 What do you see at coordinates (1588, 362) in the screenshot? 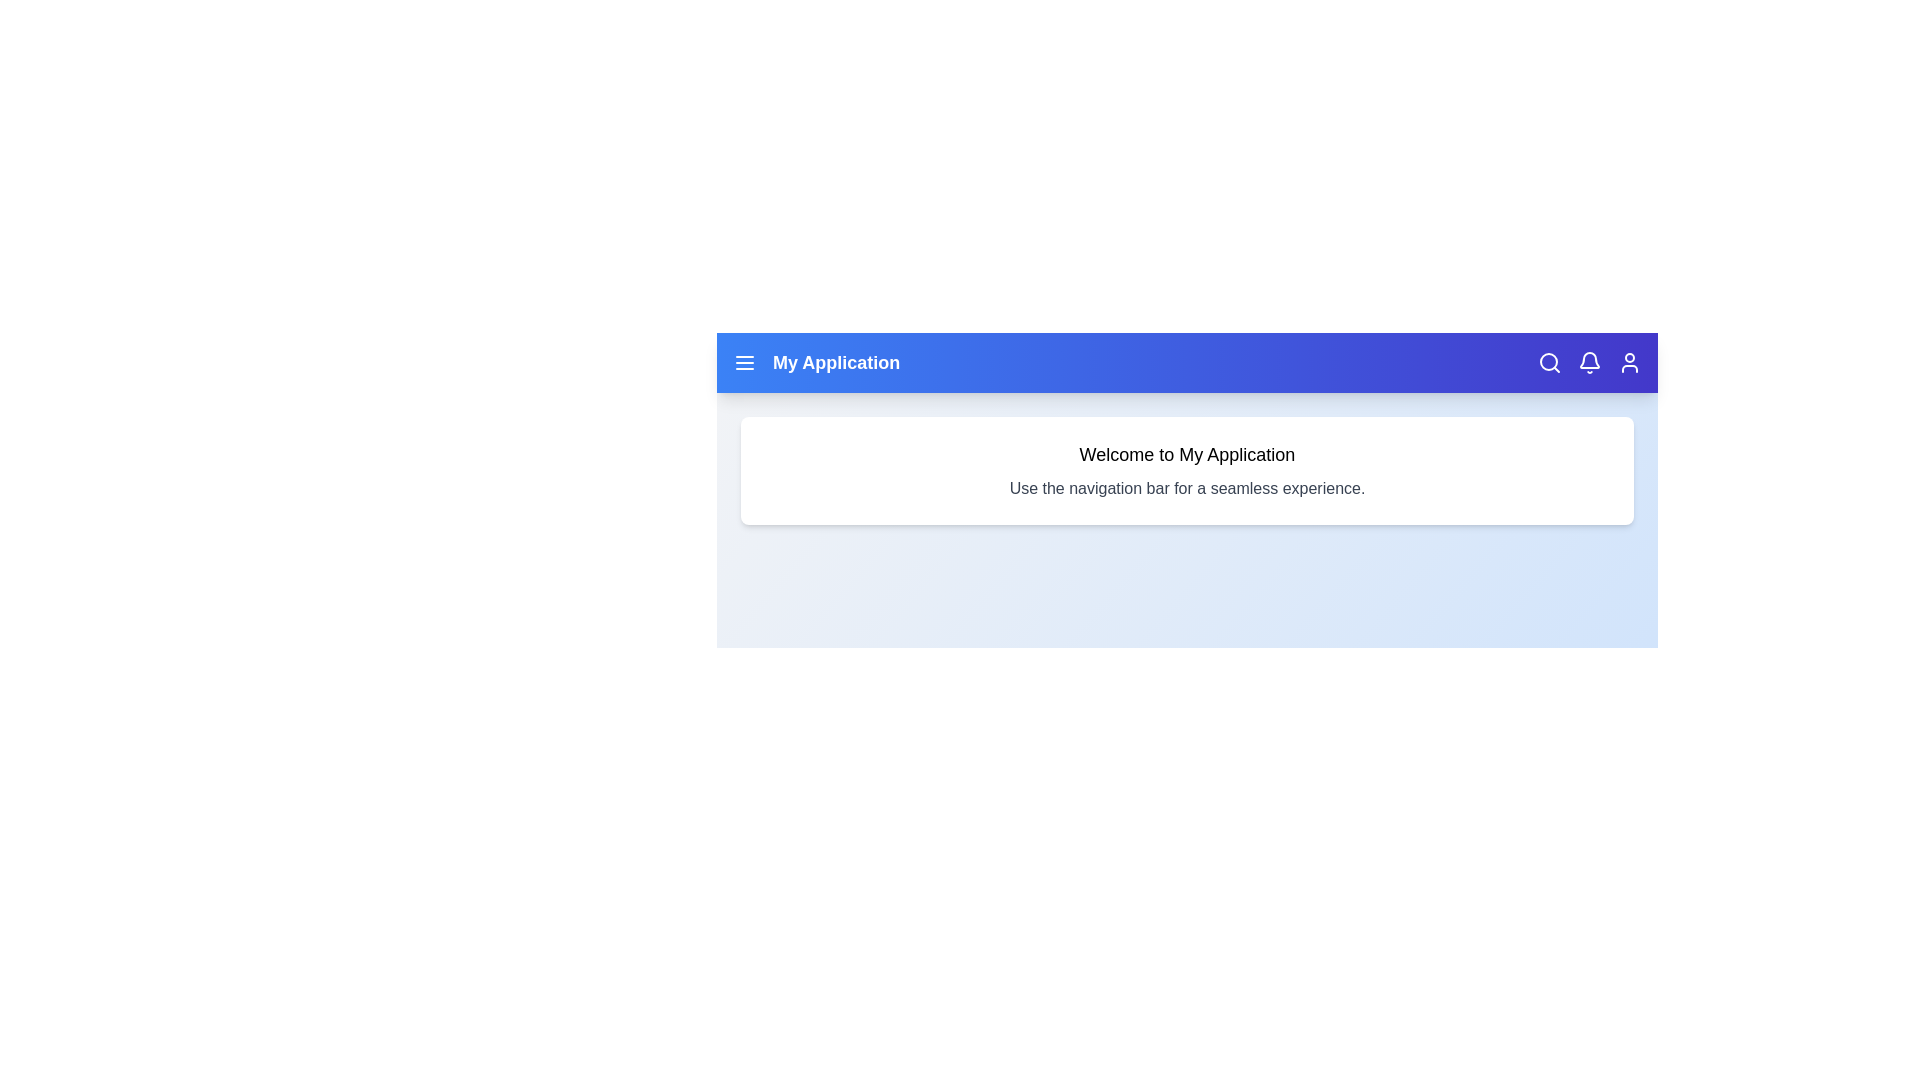
I see `the notification bell icon` at bounding box center [1588, 362].